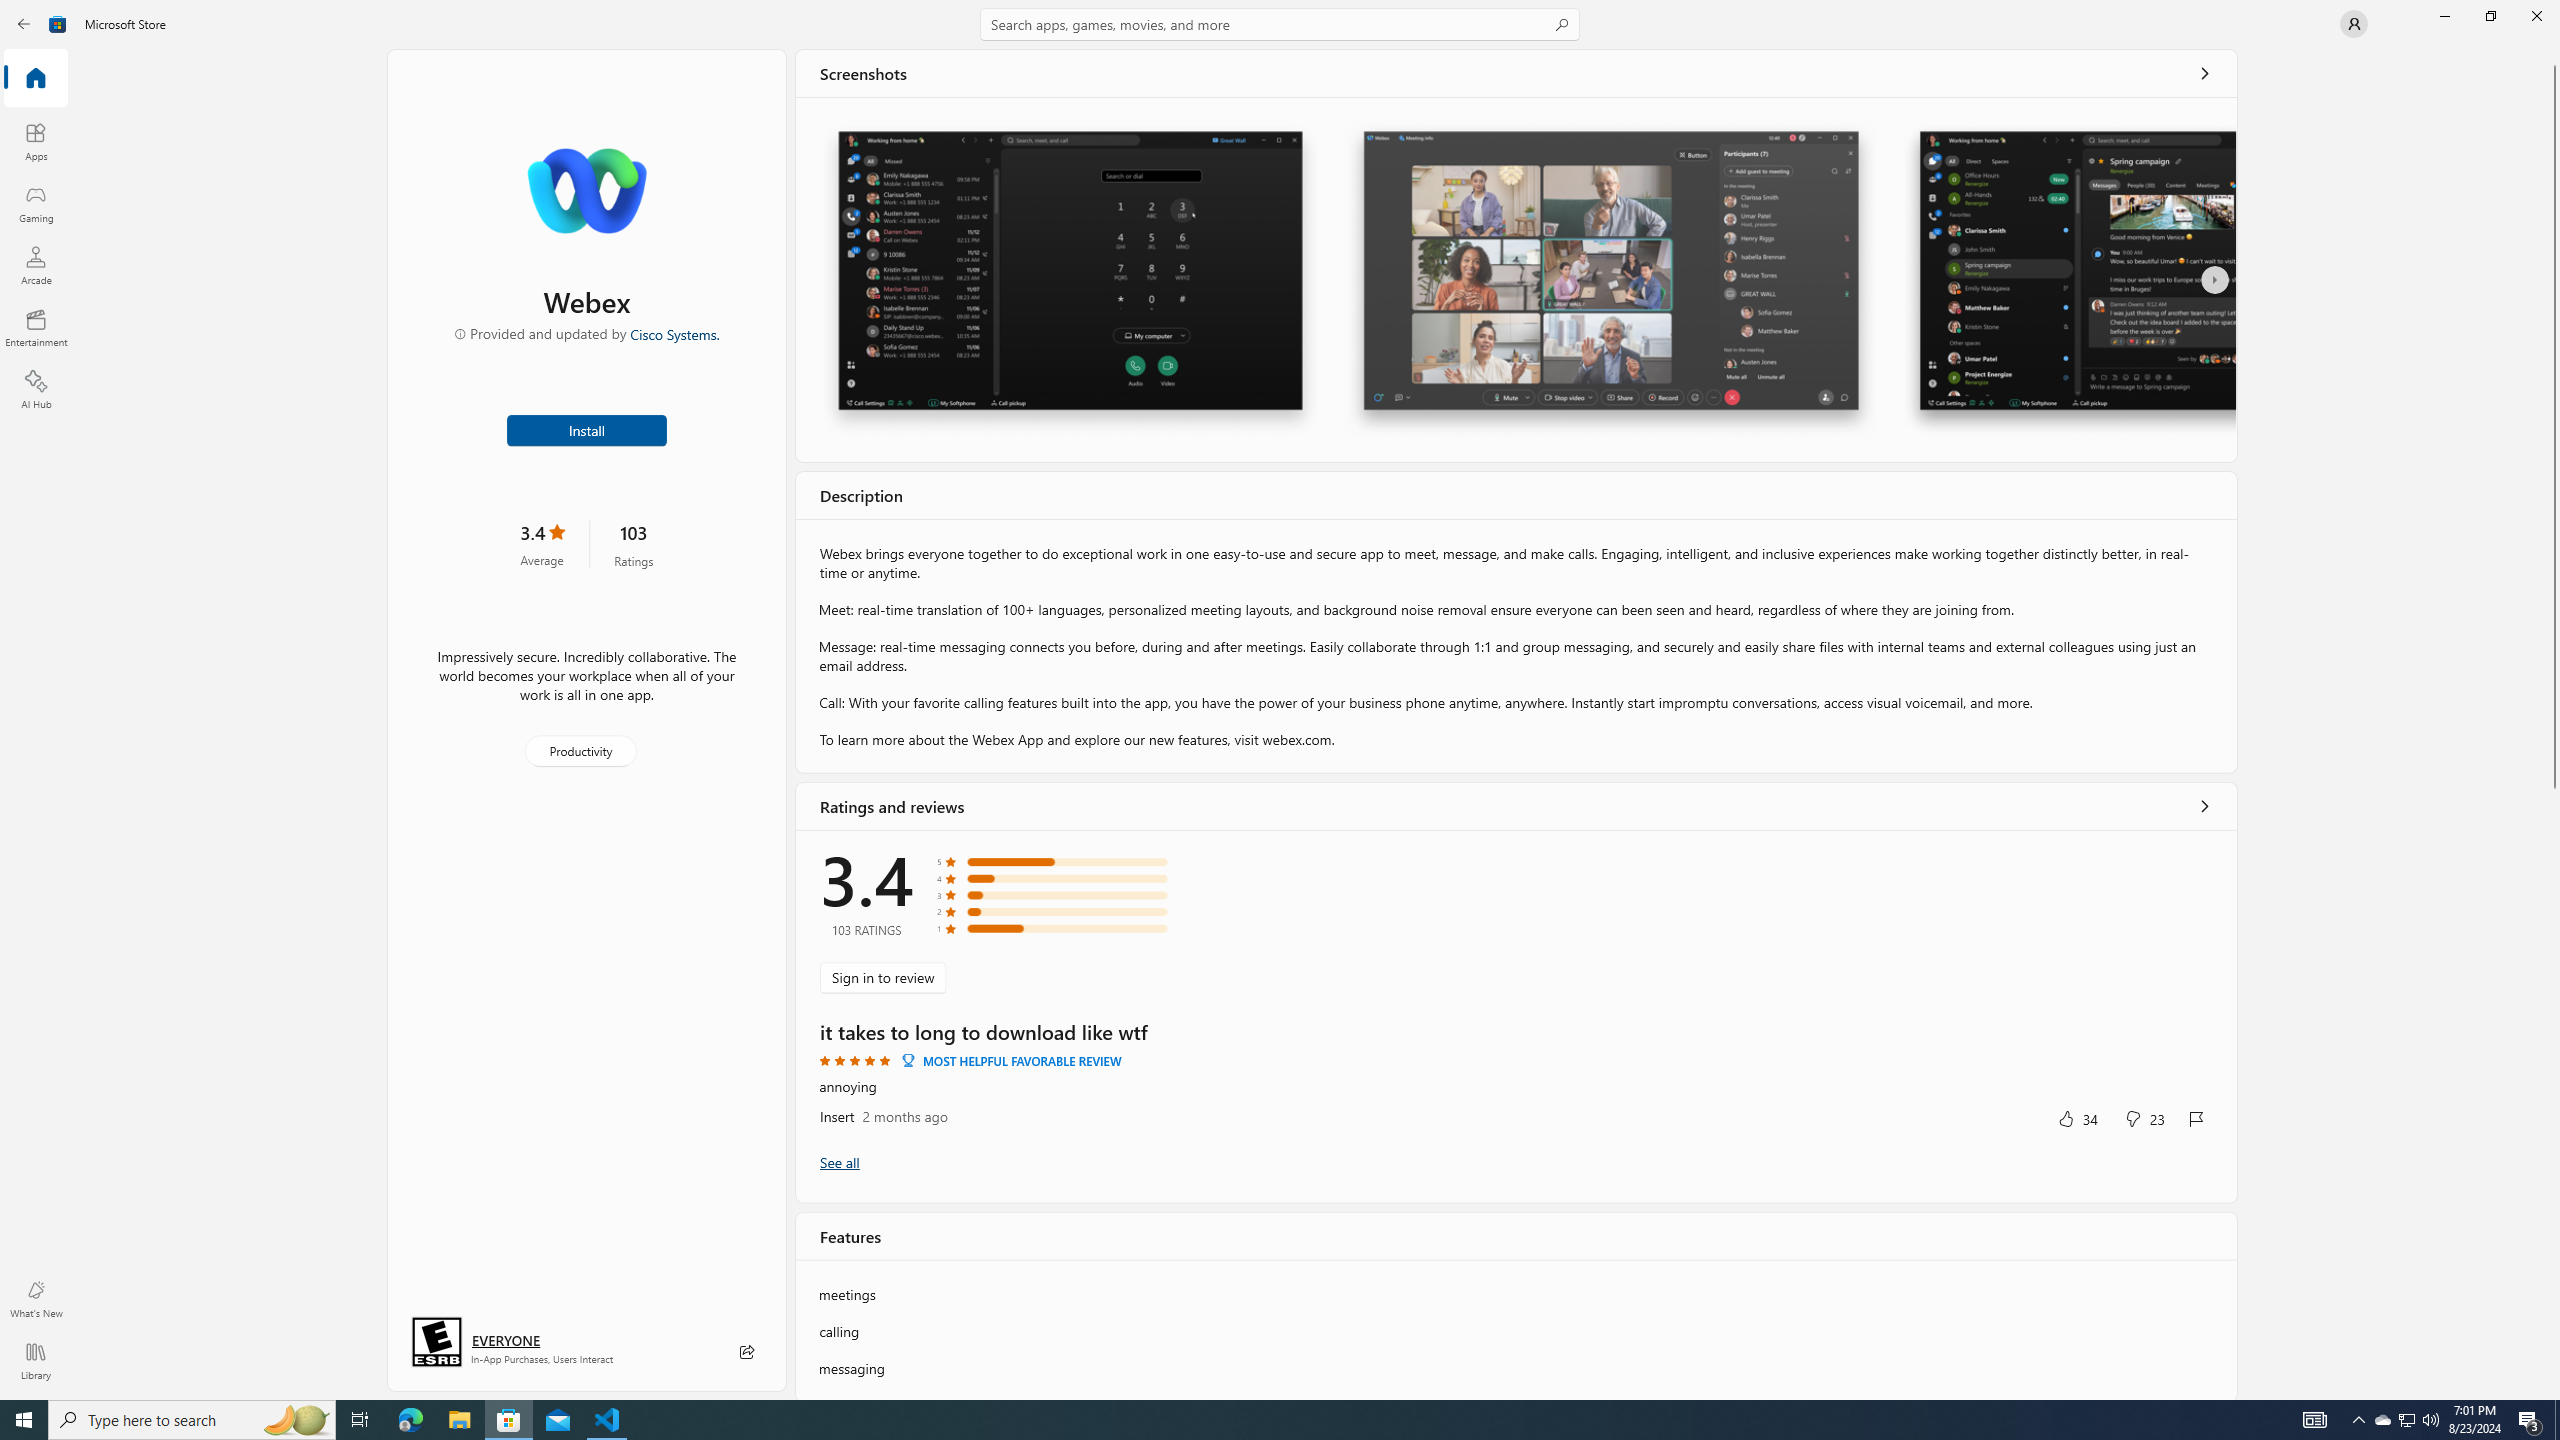  What do you see at coordinates (2535, 15) in the screenshot?
I see `'Close Microsoft Store'` at bounding box center [2535, 15].